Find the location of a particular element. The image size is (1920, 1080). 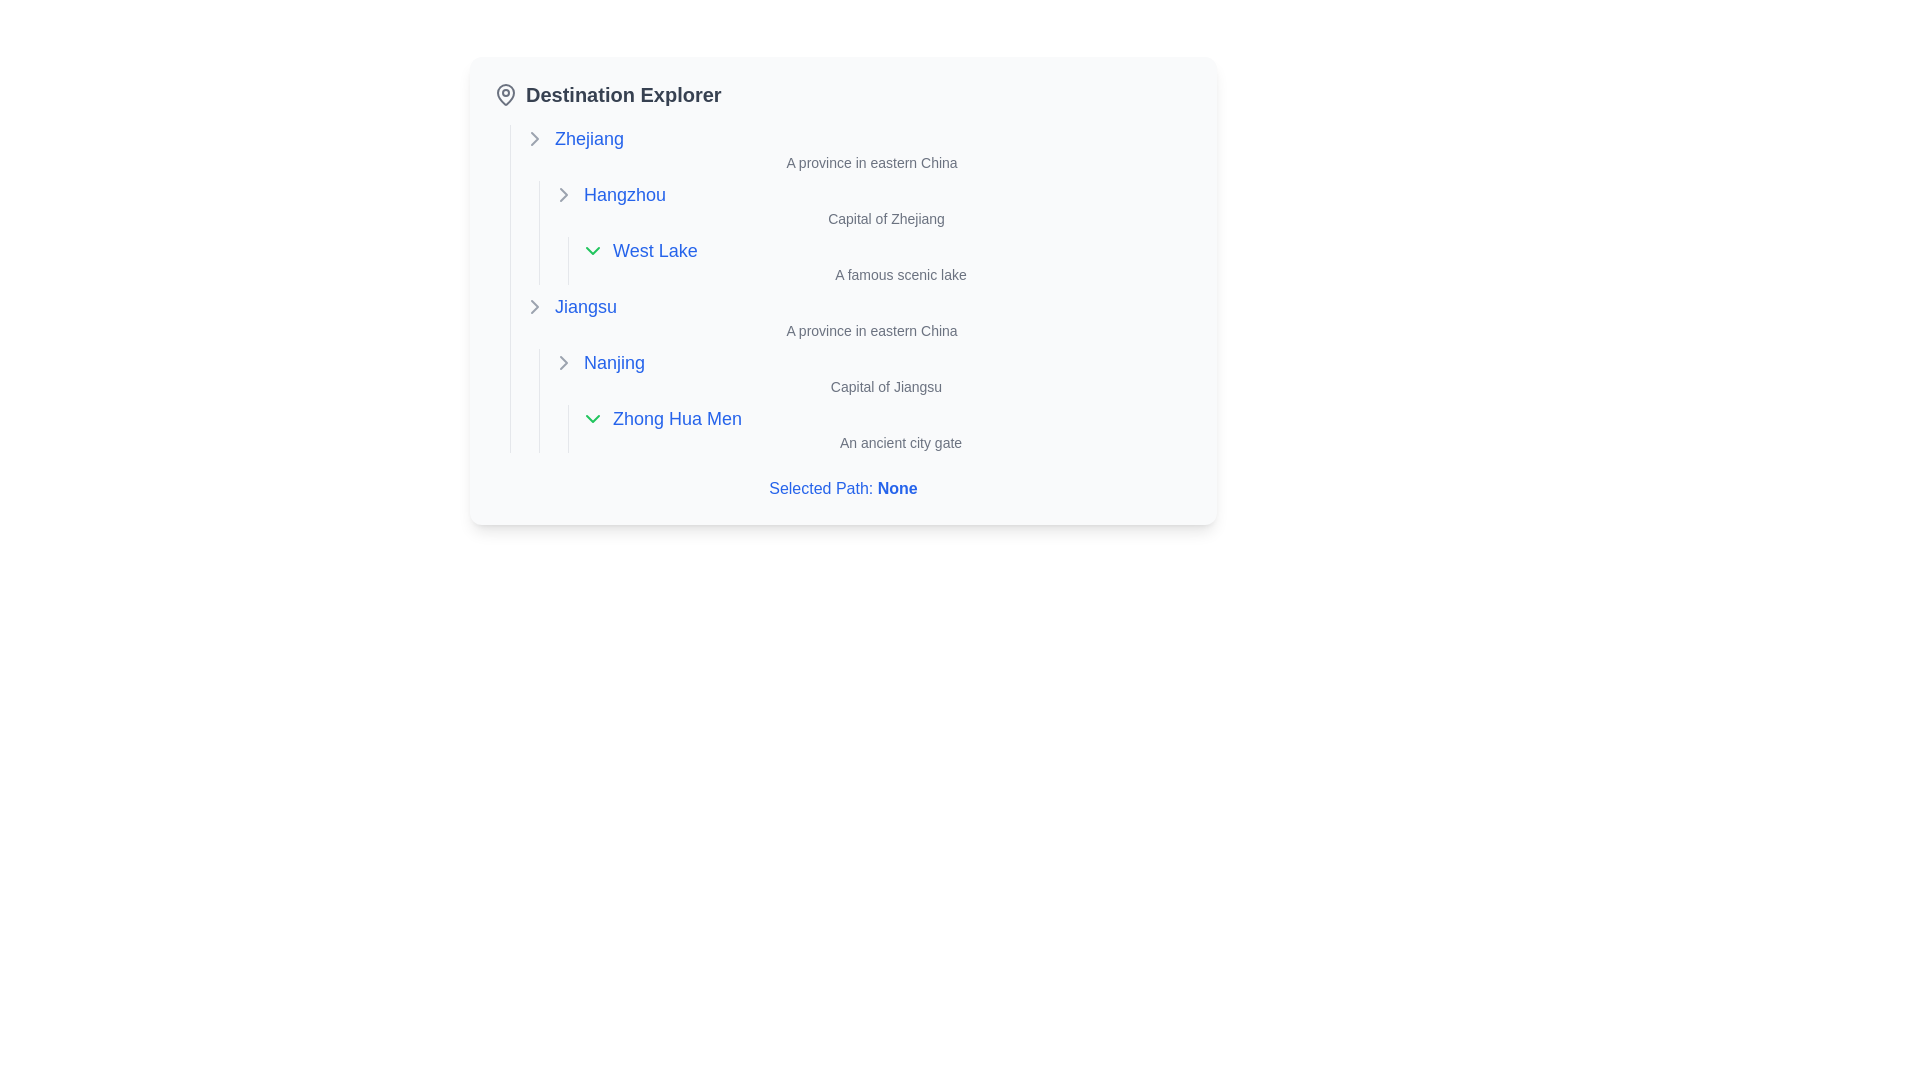

the text section containing the phrase 'Jiangsu, A province in eastern China, Nanjing, Capital of Jiangsu, Zhong Hua Men, An ancient city gate', which is styled with consistent padding and is located below the 'Zhejiang' section is located at coordinates (858, 373).